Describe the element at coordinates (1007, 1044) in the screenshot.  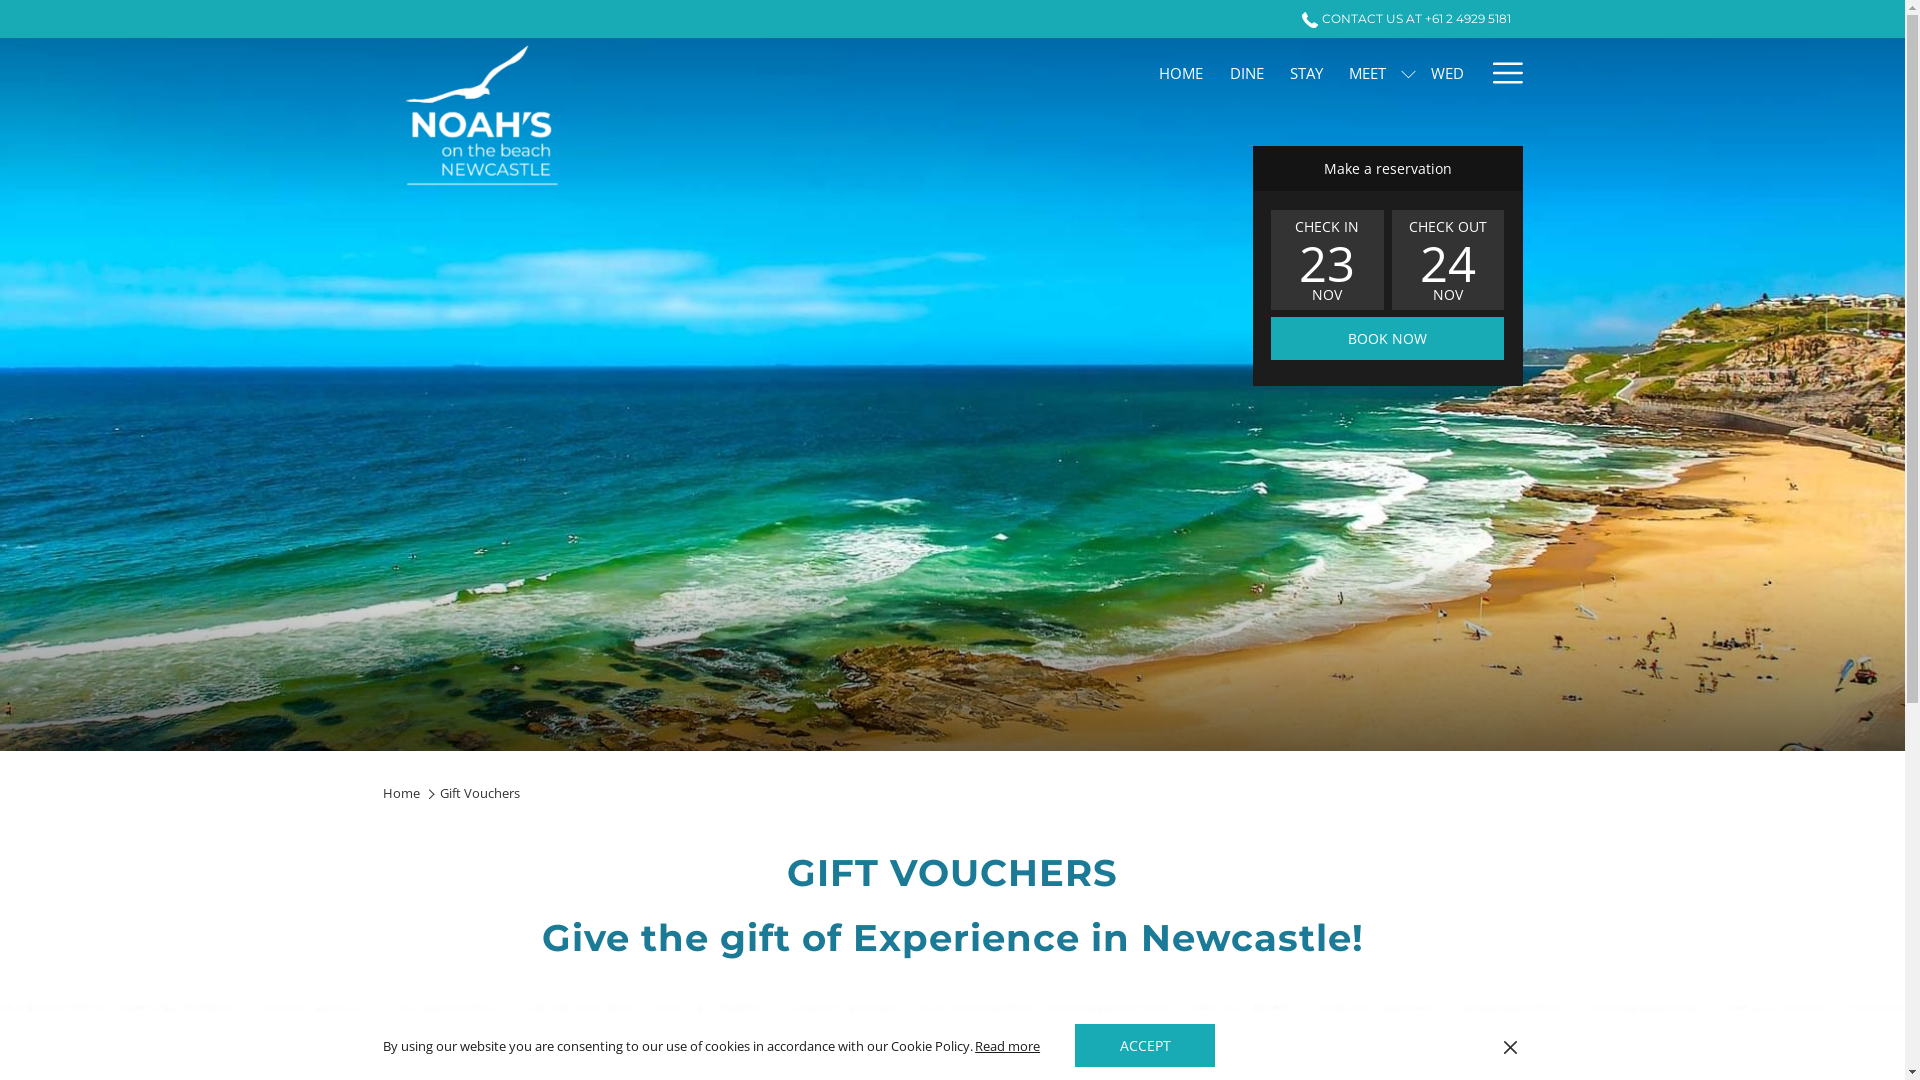
I see `'Read more'` at that location.